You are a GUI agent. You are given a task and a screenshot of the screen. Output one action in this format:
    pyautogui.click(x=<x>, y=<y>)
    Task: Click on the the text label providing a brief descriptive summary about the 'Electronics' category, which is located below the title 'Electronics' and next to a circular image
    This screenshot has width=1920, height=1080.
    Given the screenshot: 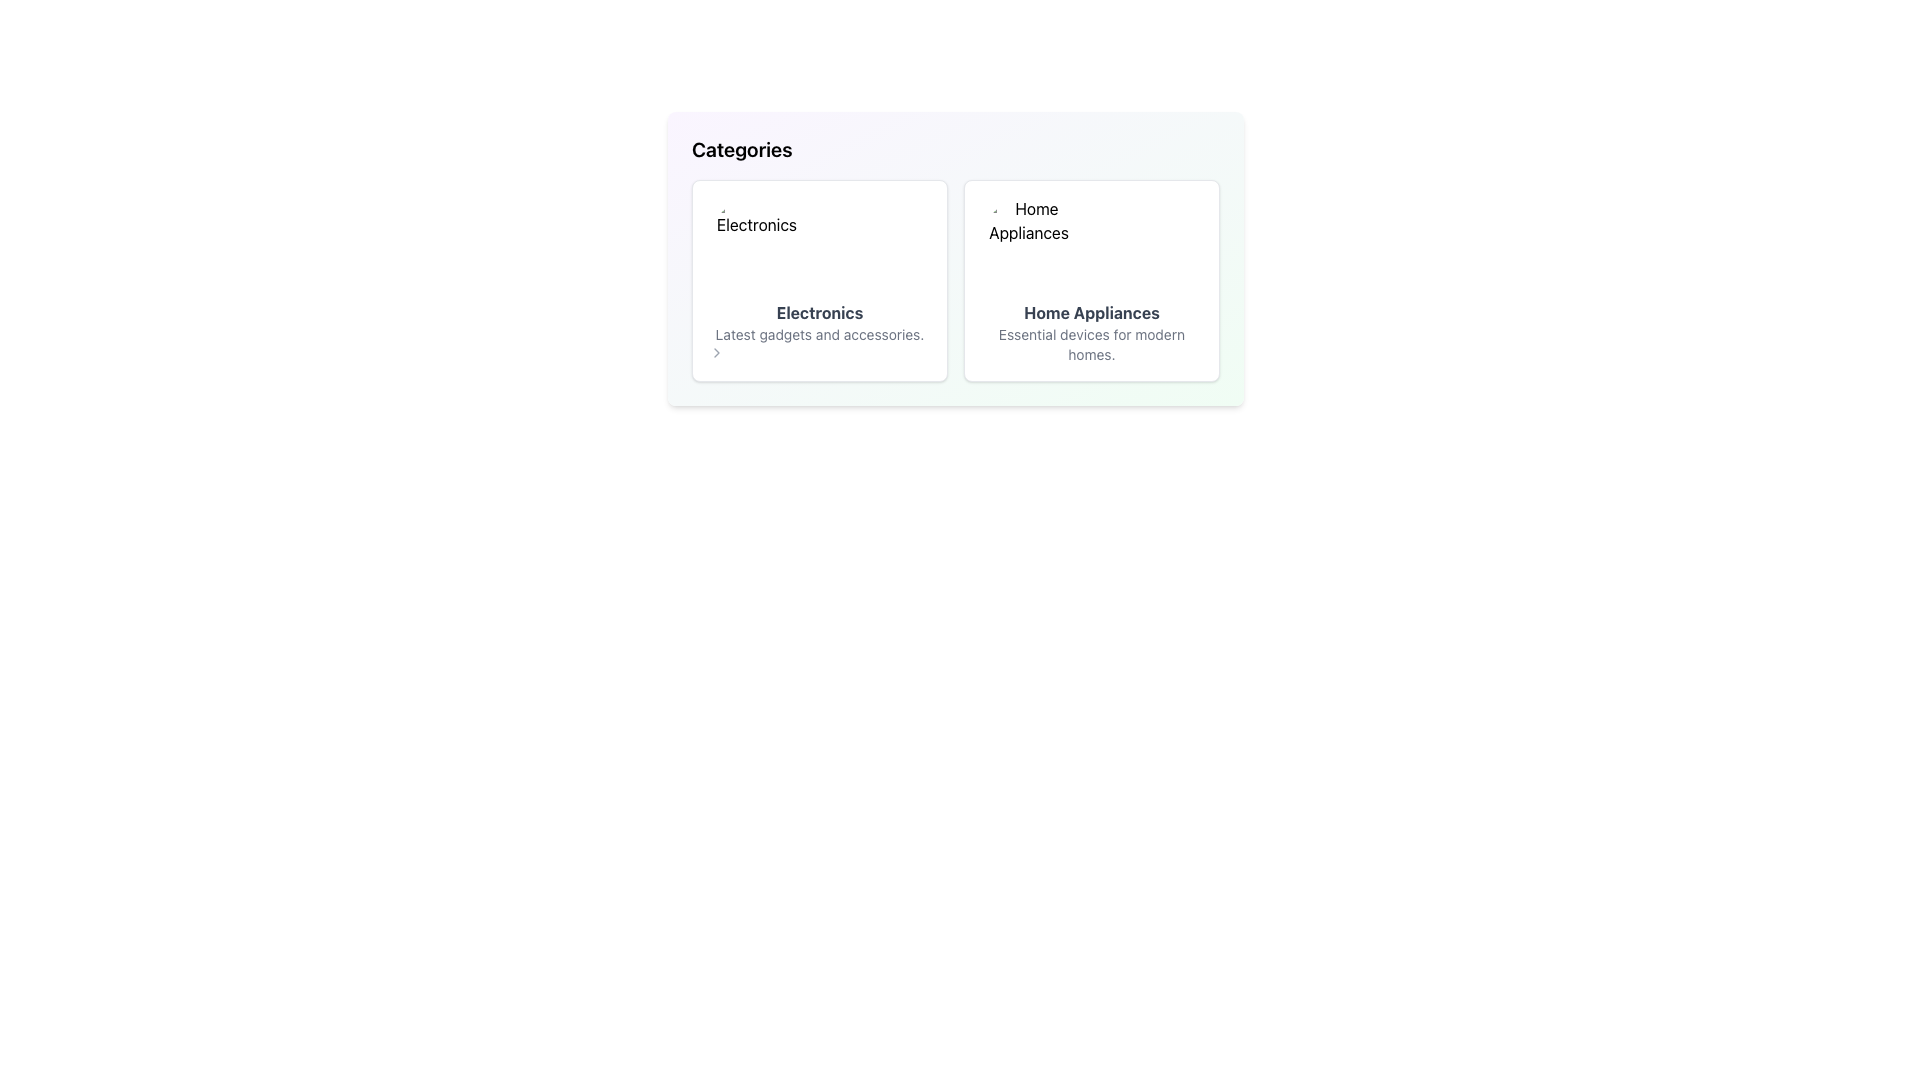 What is the action you would take?
    pyautogui.click(x=820, y=334)
    